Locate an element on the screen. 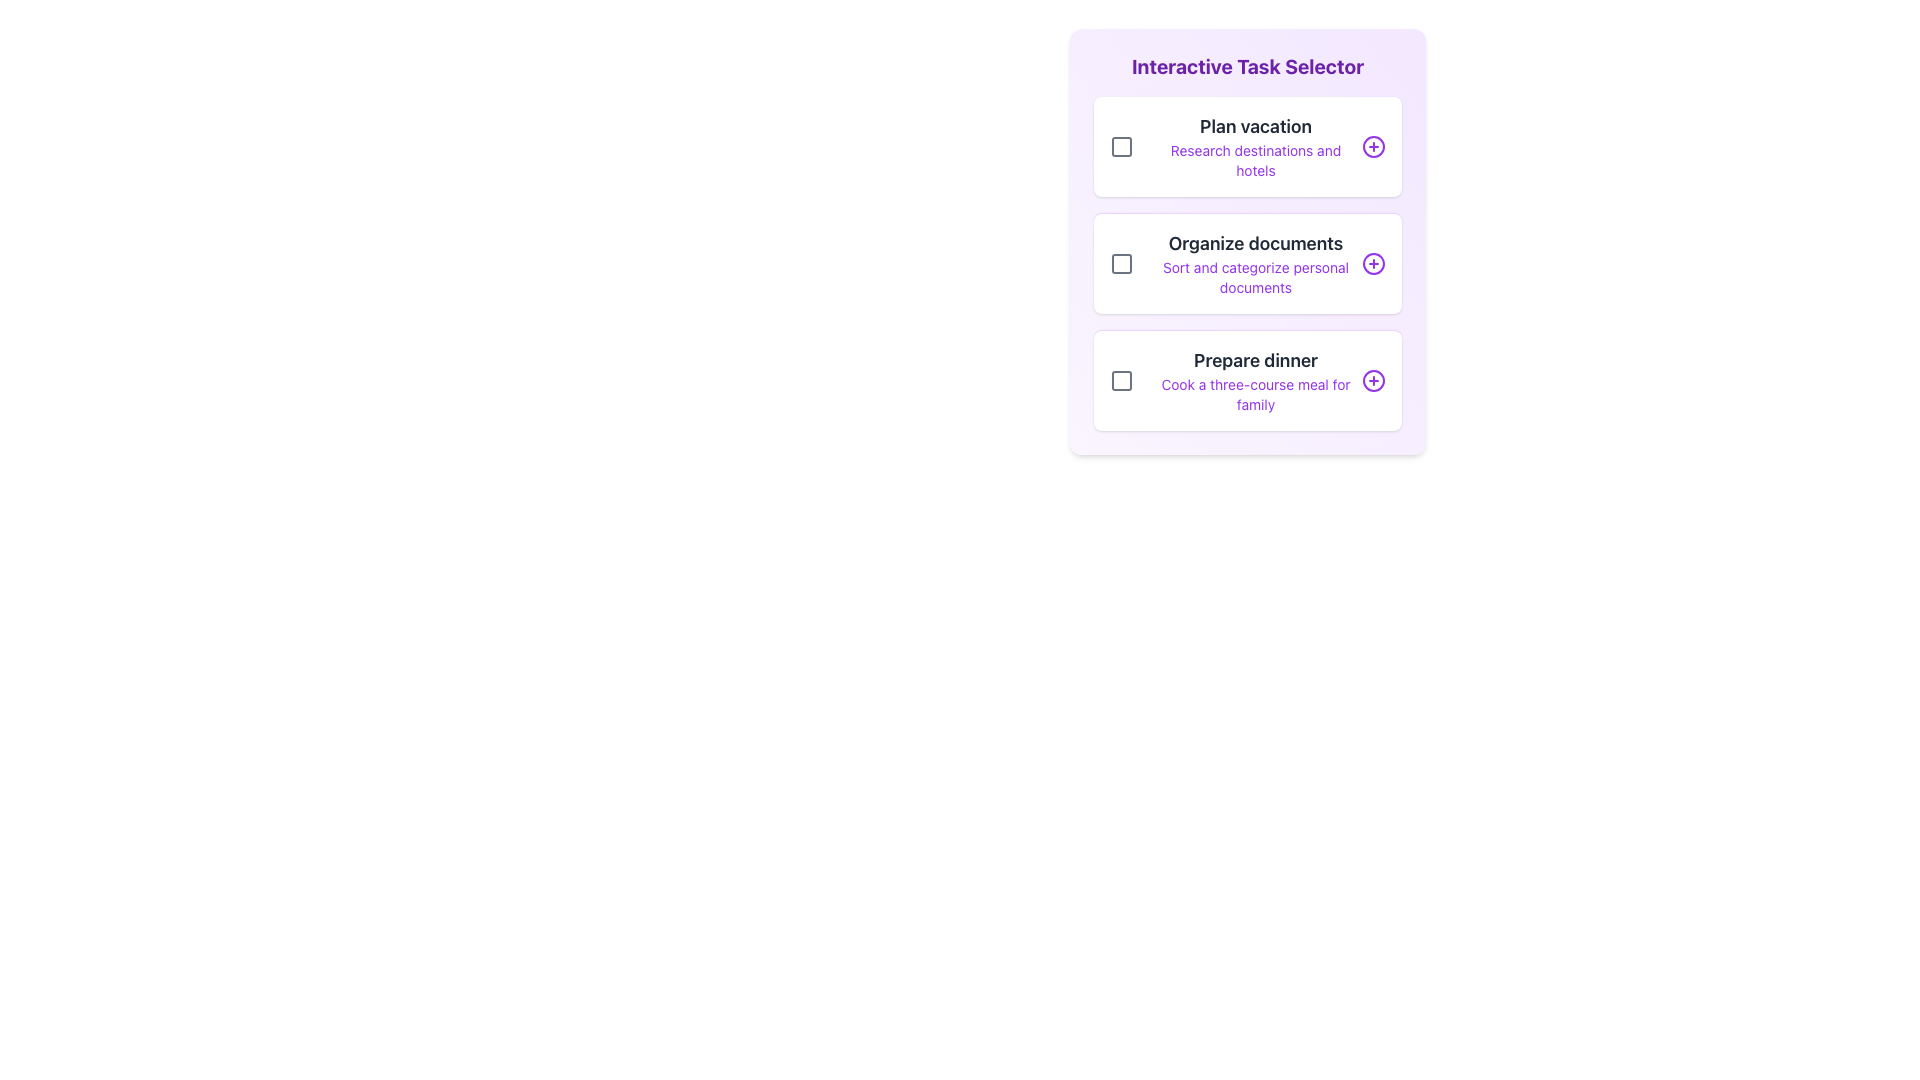 The image size is (1920, 1080). the button located at the far-right side of the 'Plan vacation' task card is located at coordinates (1372, 145).